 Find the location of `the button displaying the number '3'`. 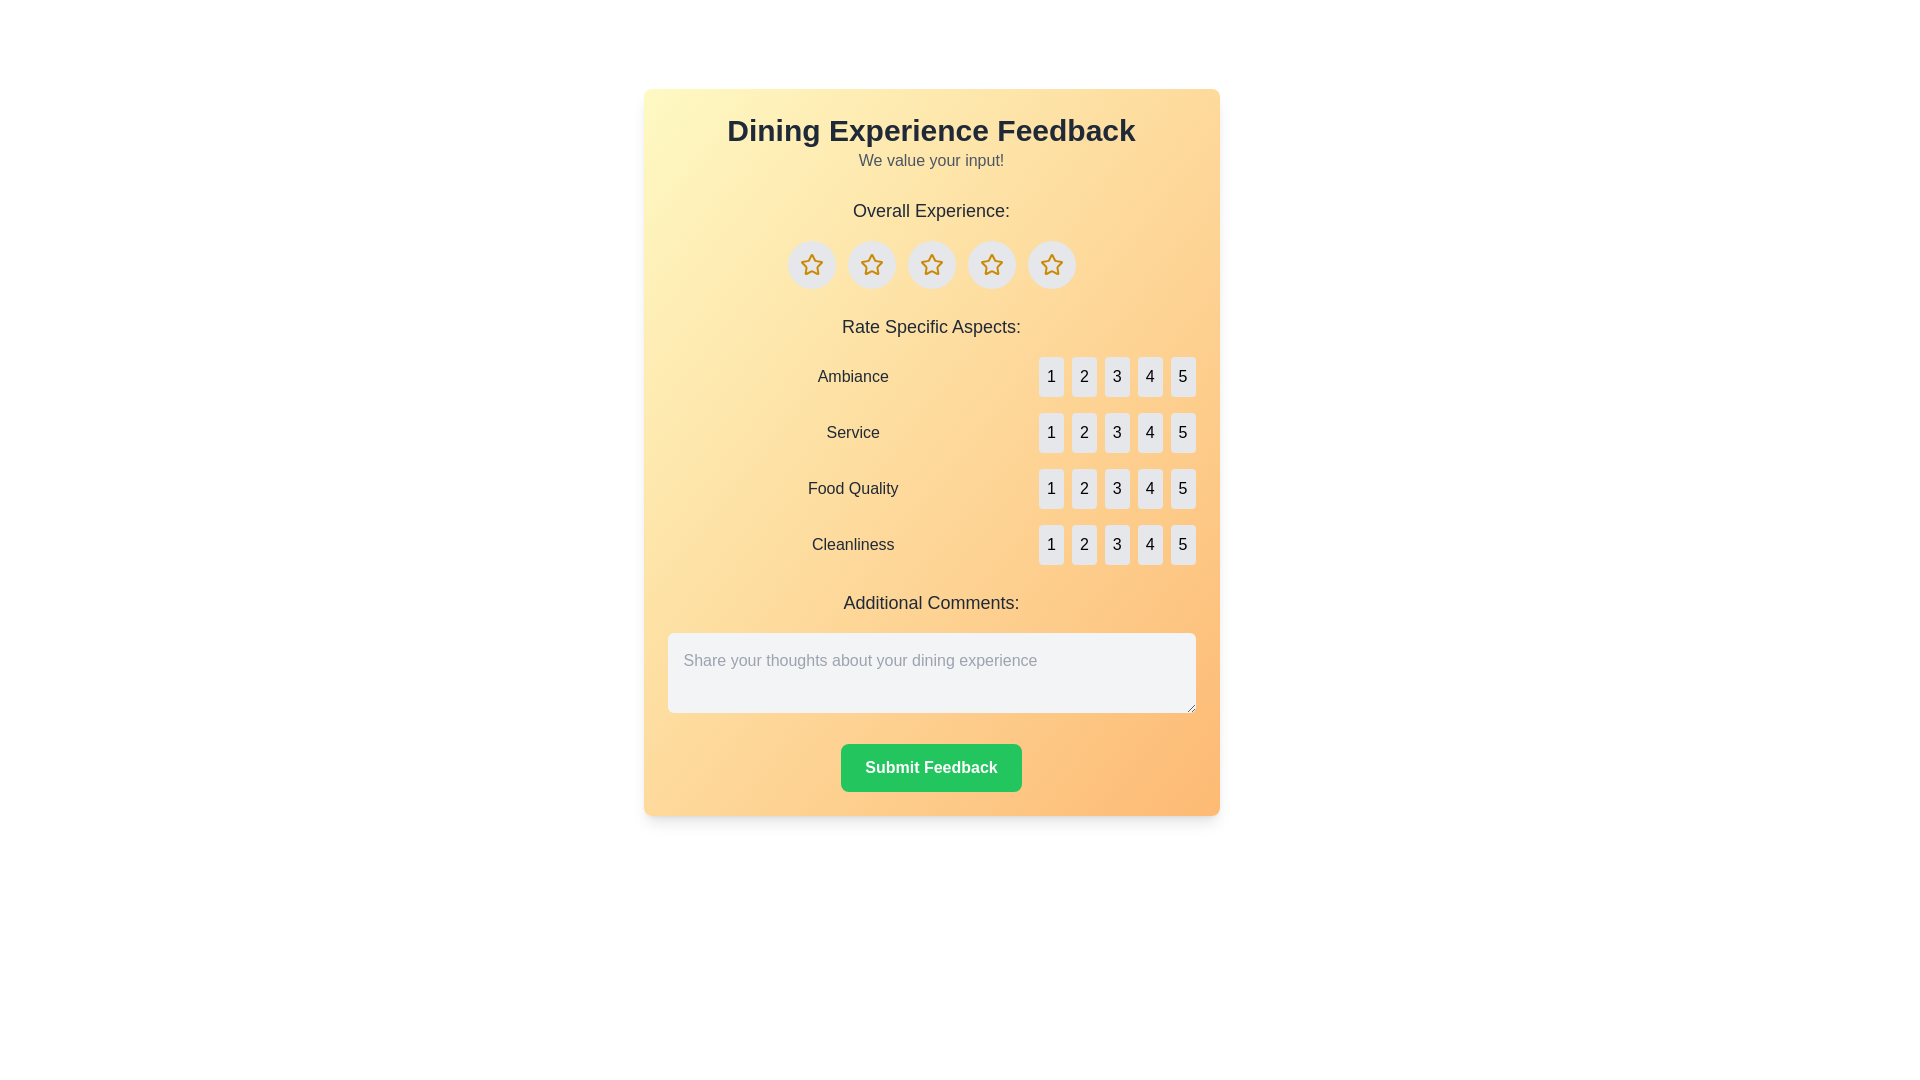

the button displaying the number '3' is located at coordinates (1116, 431).